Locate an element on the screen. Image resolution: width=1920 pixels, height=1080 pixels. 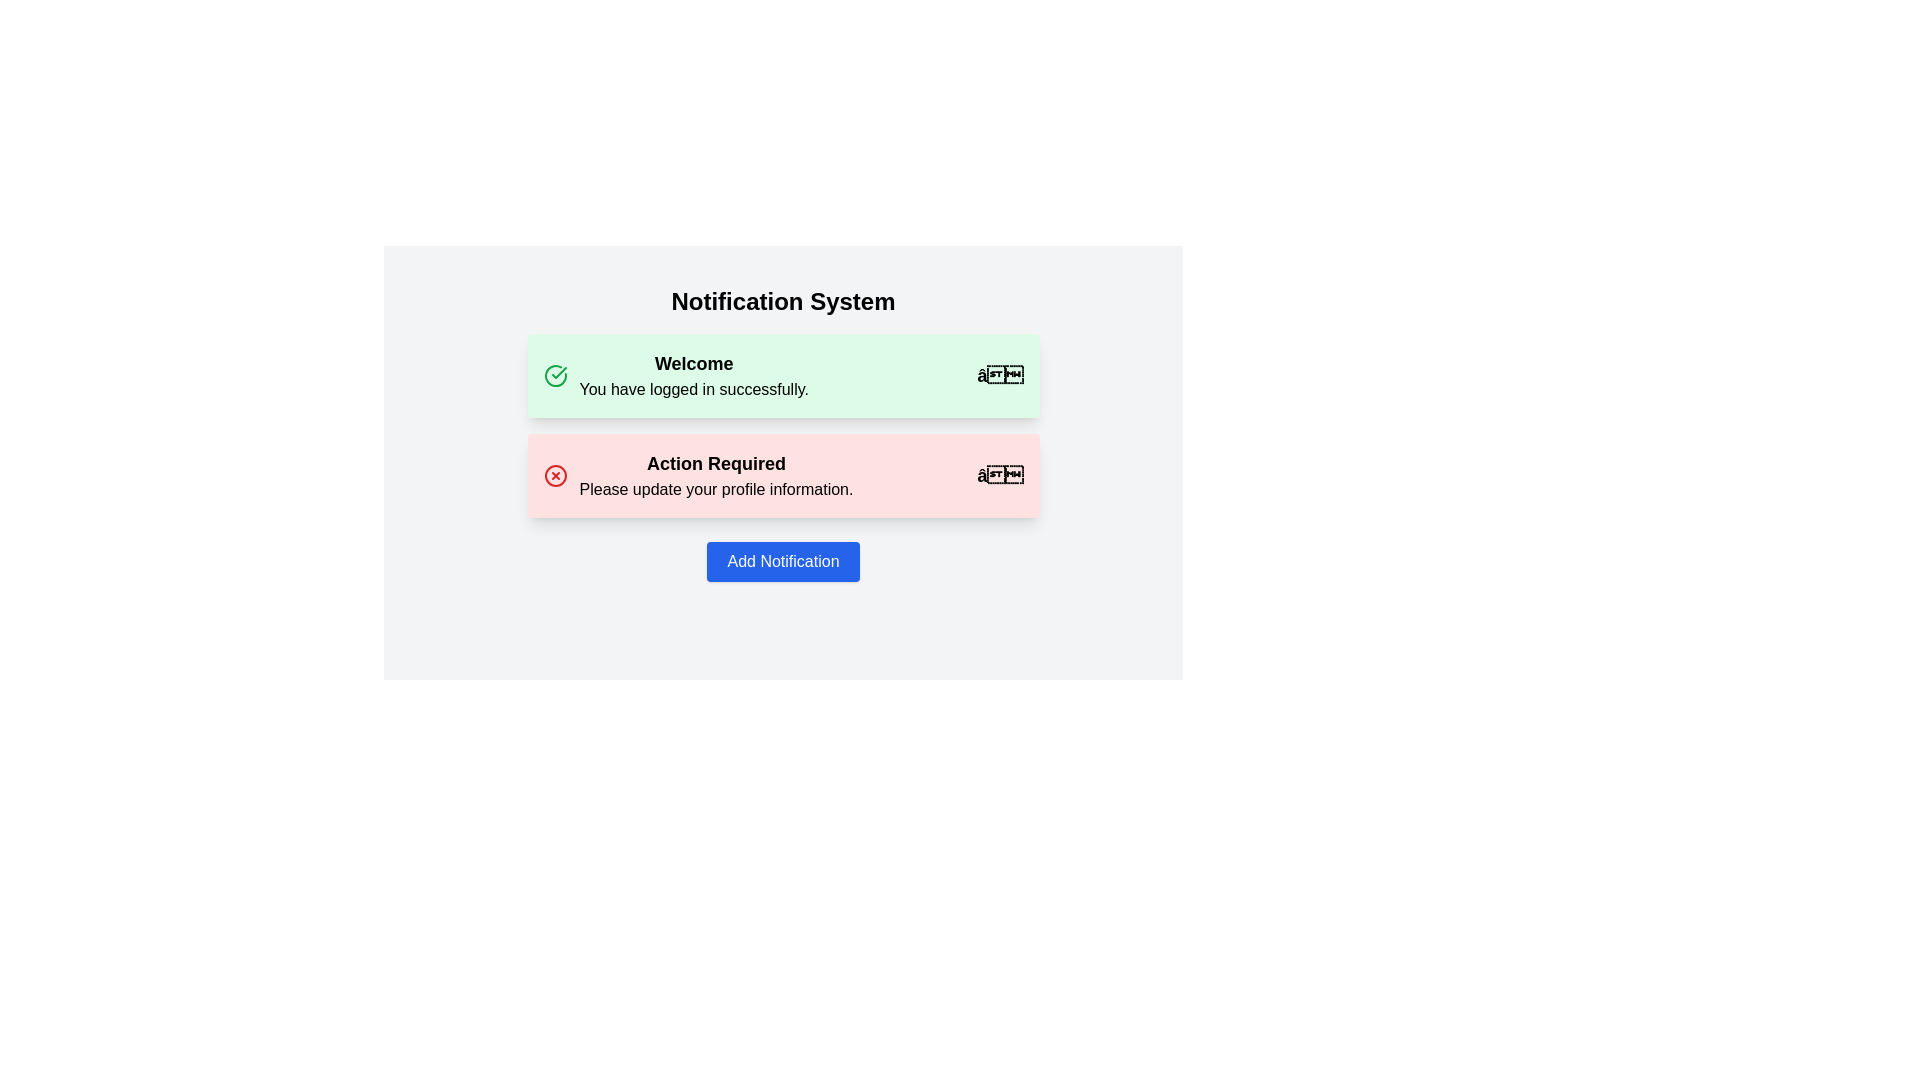
section heading text located at the topmost part of the layout, which describes notifications and features below it is located at coordinates (782, 301).